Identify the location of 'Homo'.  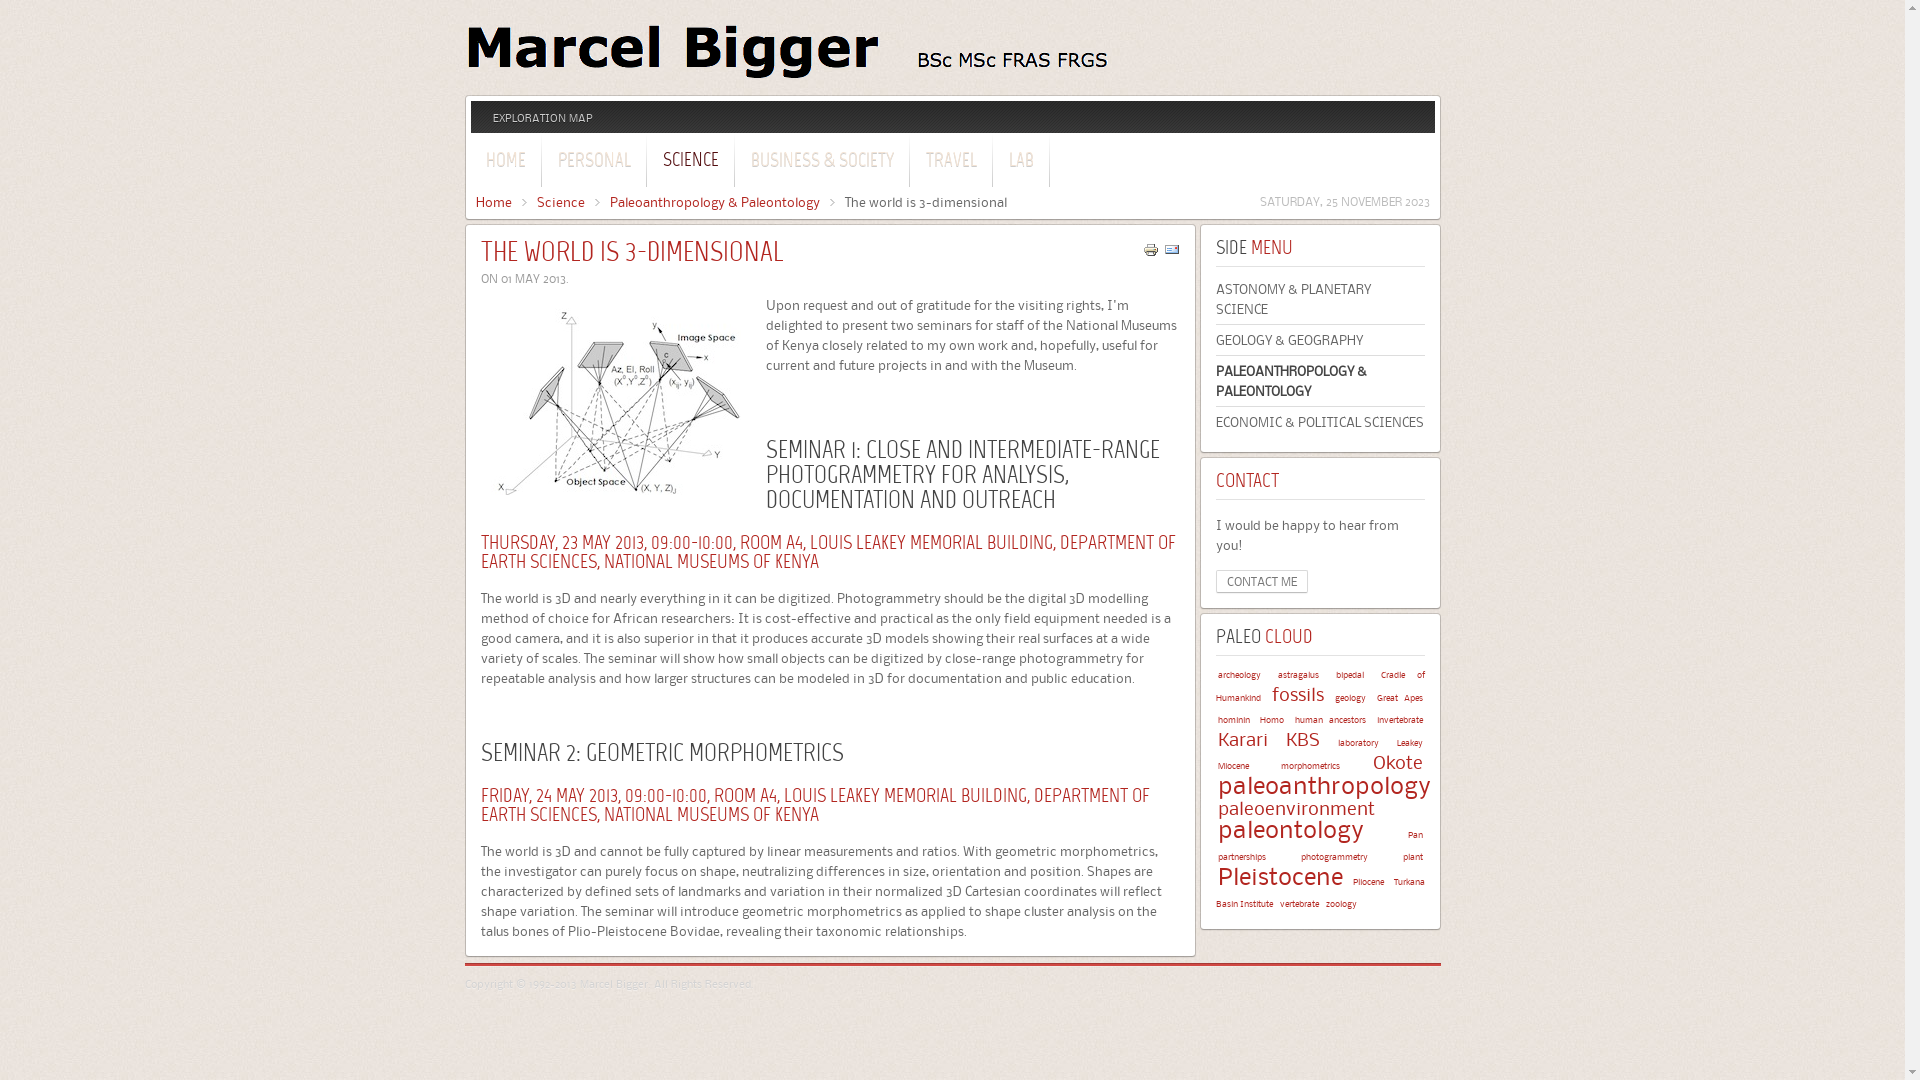
(1271, 718).